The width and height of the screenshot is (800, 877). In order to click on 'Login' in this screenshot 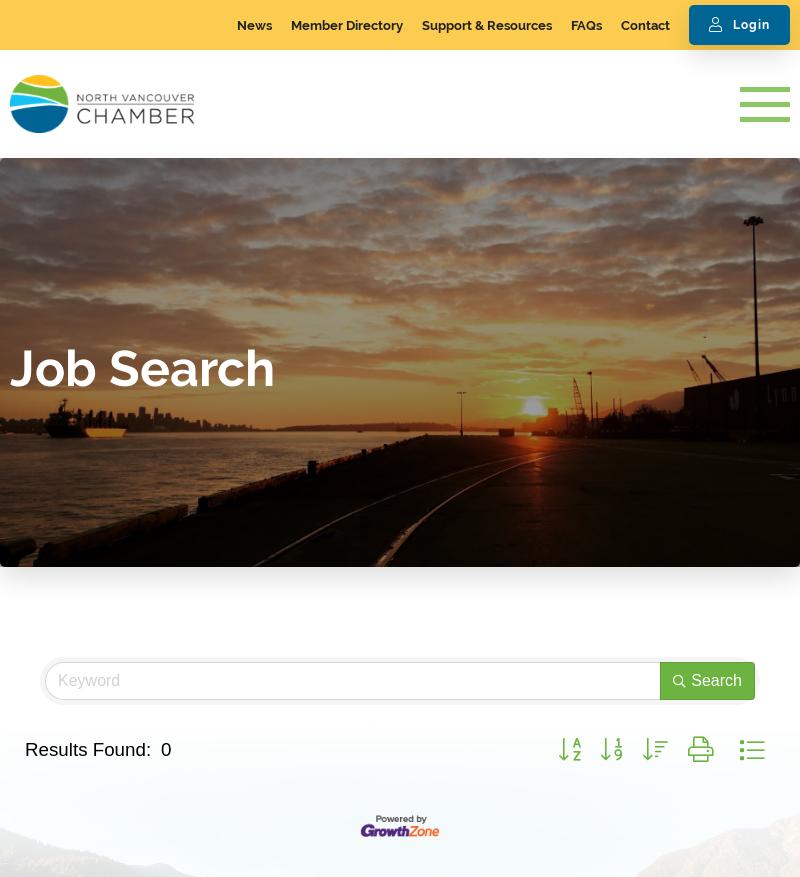, I will do `click(732, 23)`.